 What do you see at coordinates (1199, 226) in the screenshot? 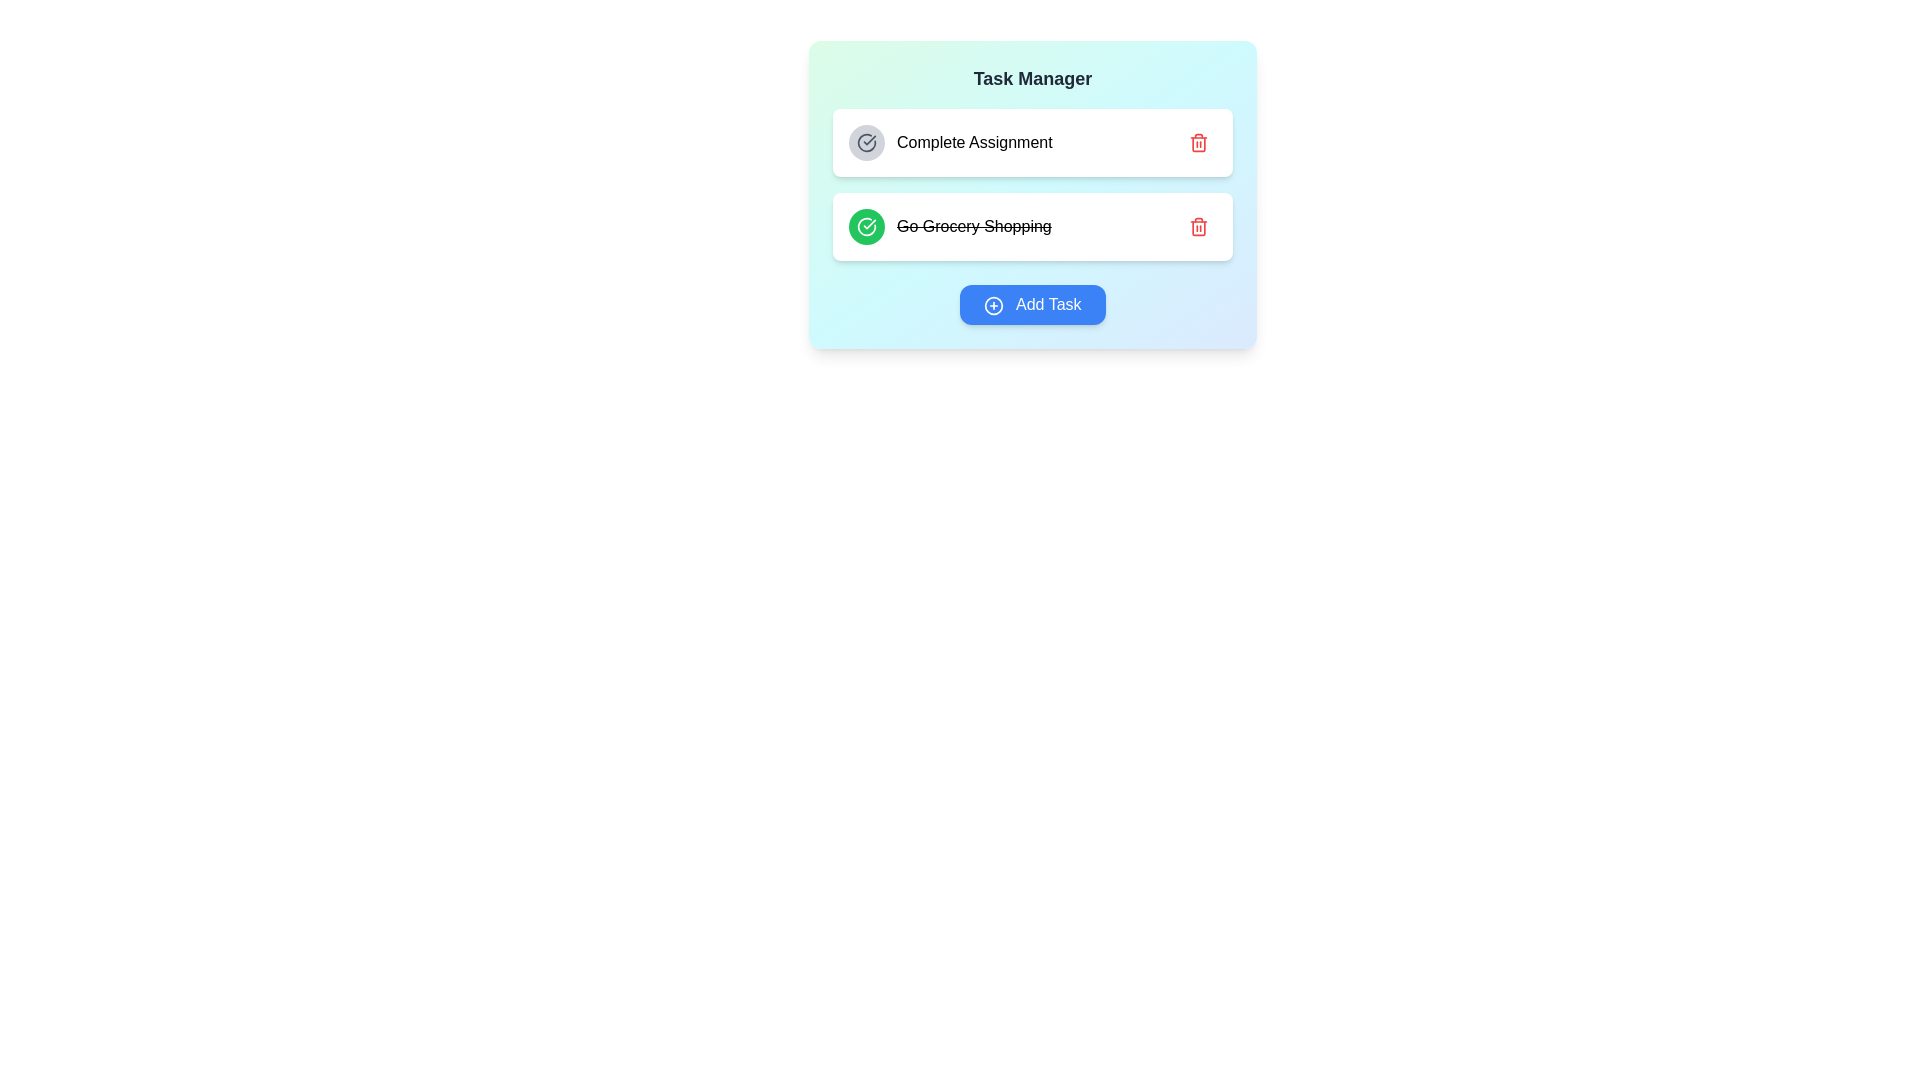
I see `the red trash bin icon button on the far-right side of the entry for 'Go Grocery Shopping'` at bounding box center [1199, 226].